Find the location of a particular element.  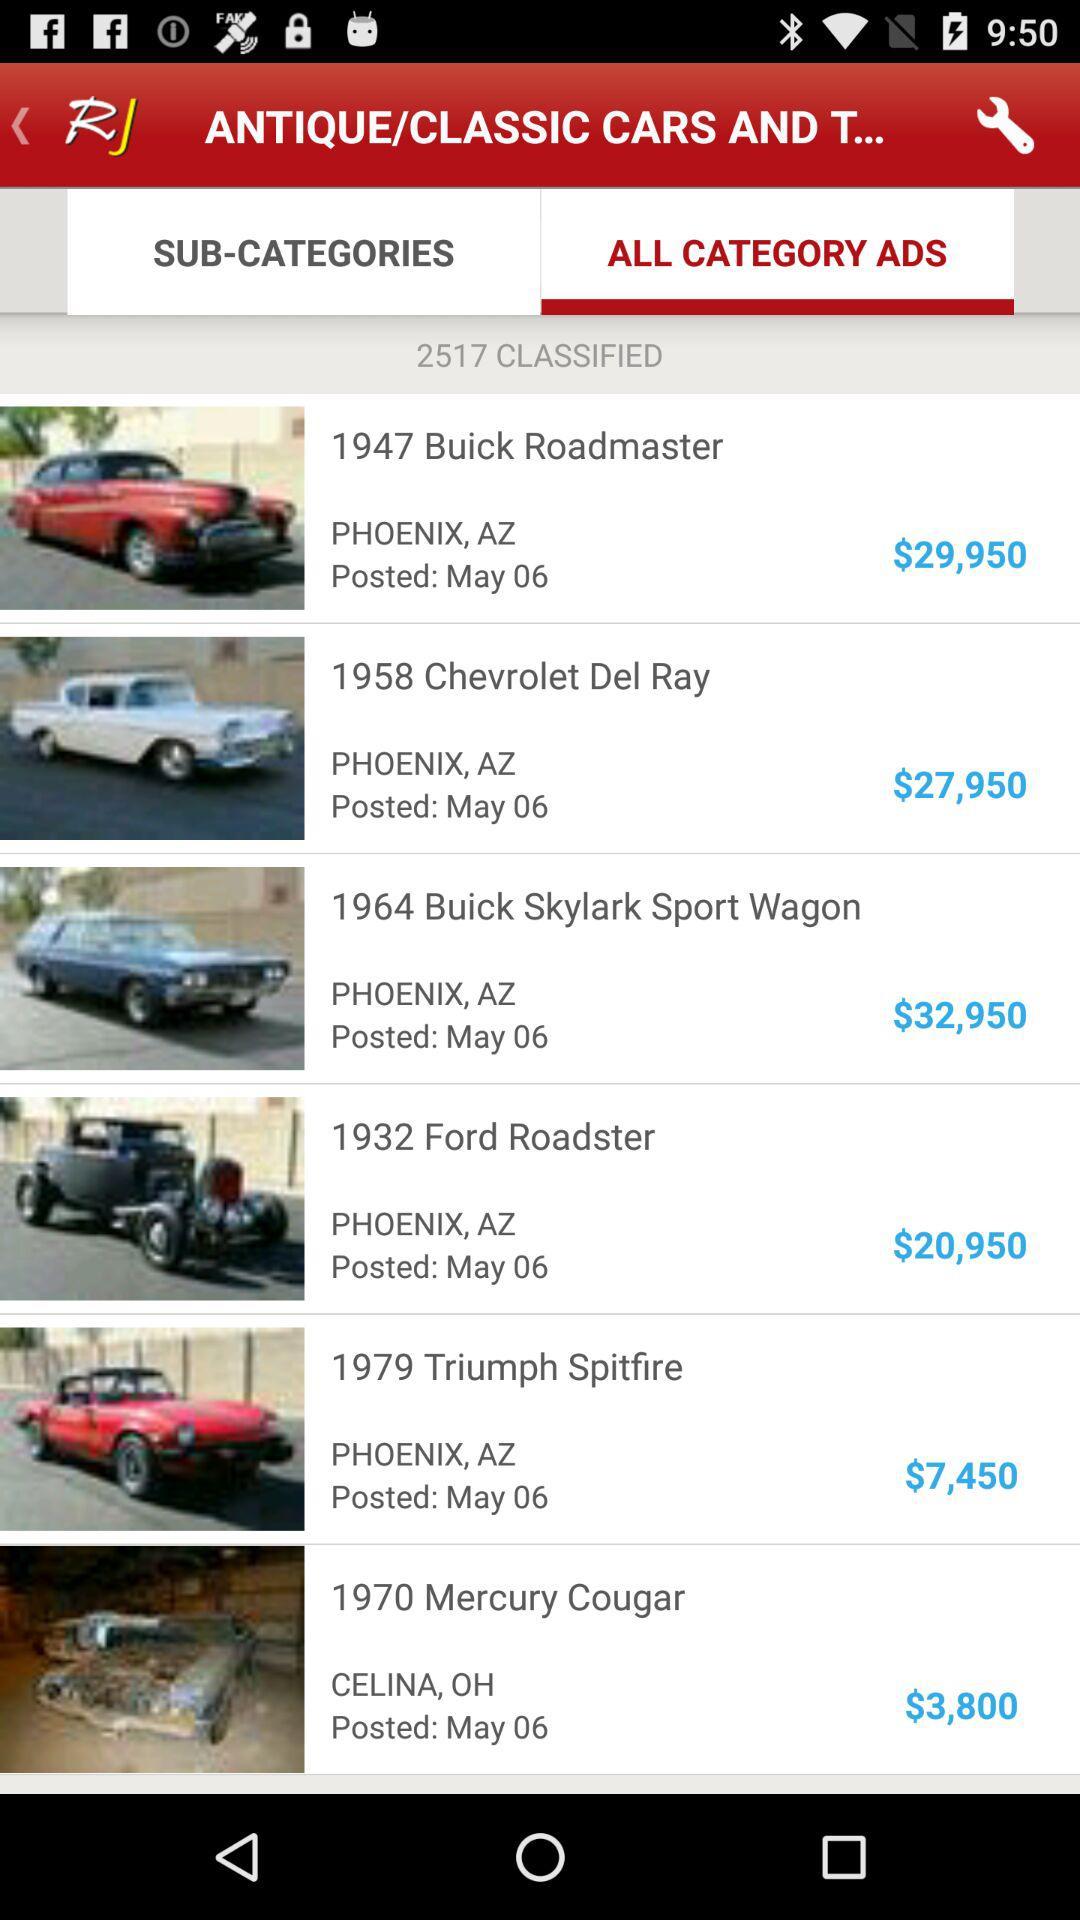

item below 1970 mercury cougar is located at coordinates (960, 1703).